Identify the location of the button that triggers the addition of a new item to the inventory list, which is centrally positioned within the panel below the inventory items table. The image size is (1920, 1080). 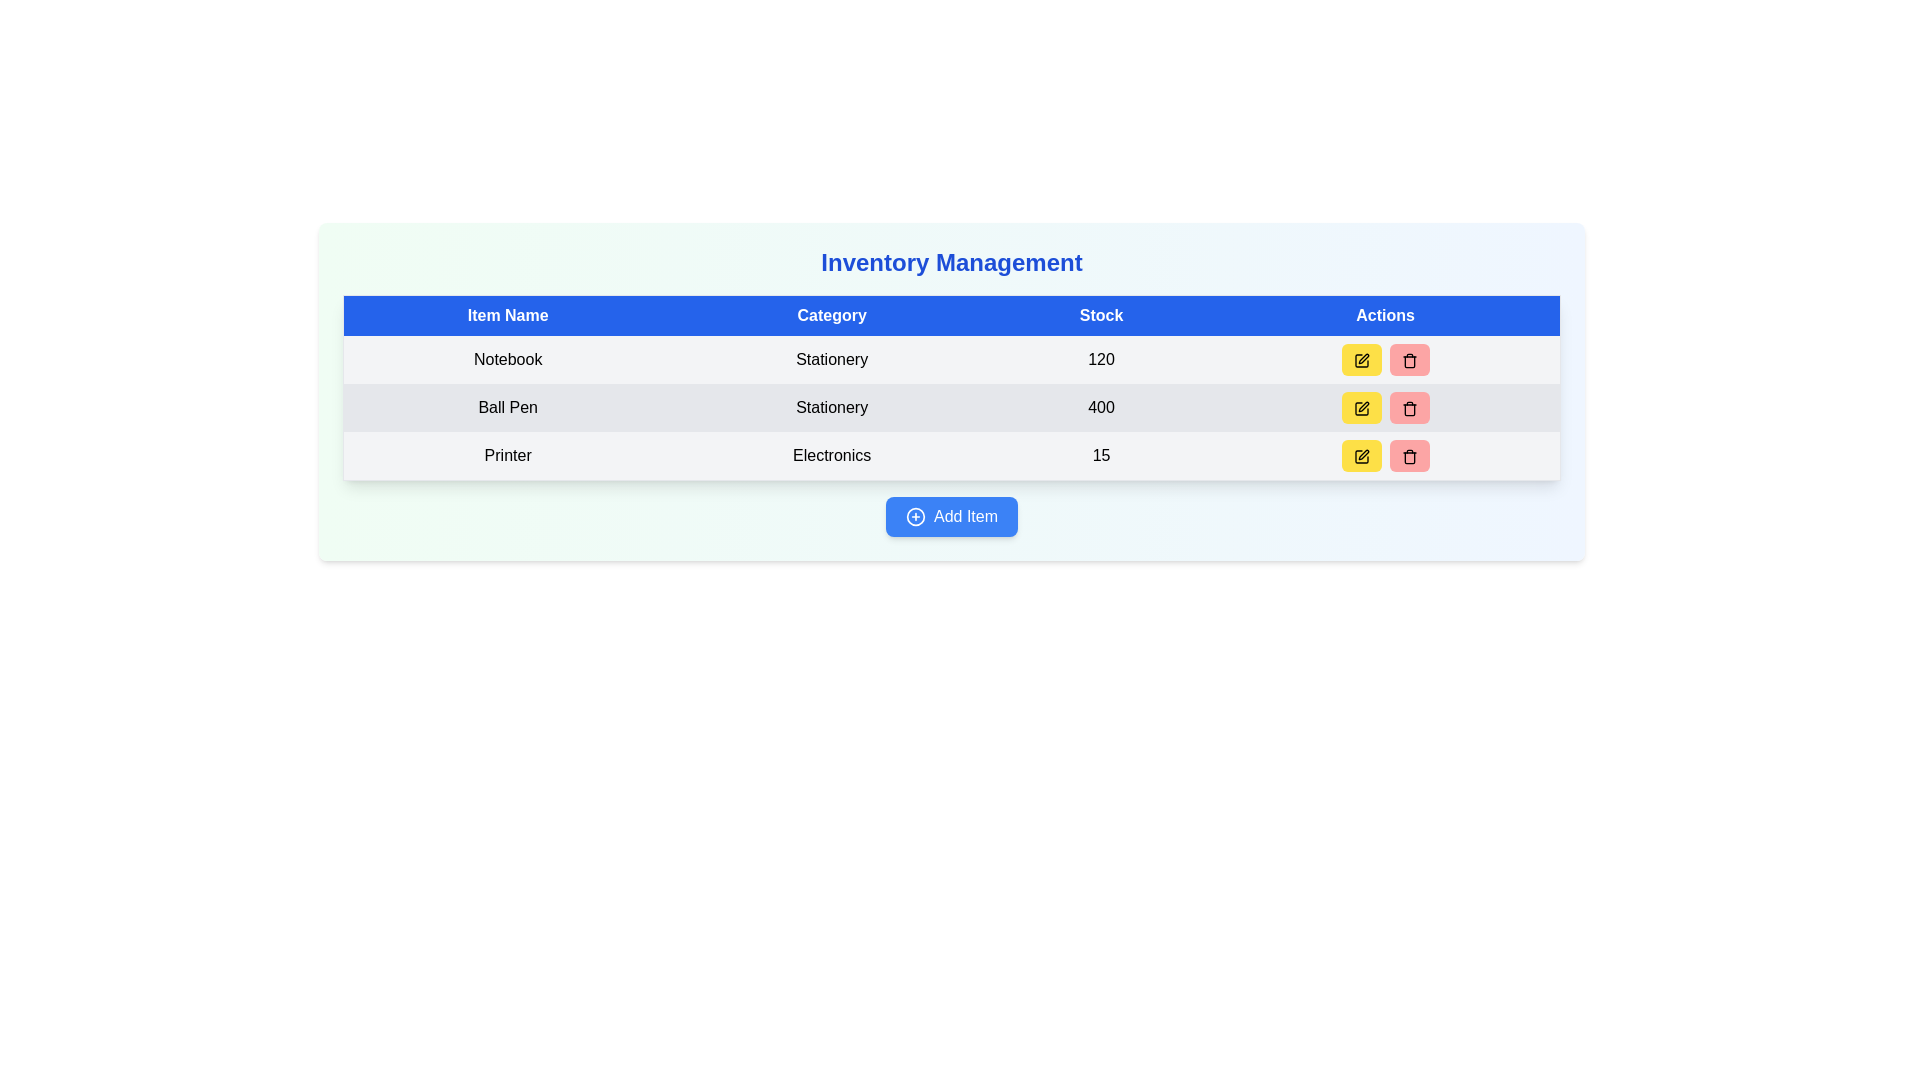
(950, 515).